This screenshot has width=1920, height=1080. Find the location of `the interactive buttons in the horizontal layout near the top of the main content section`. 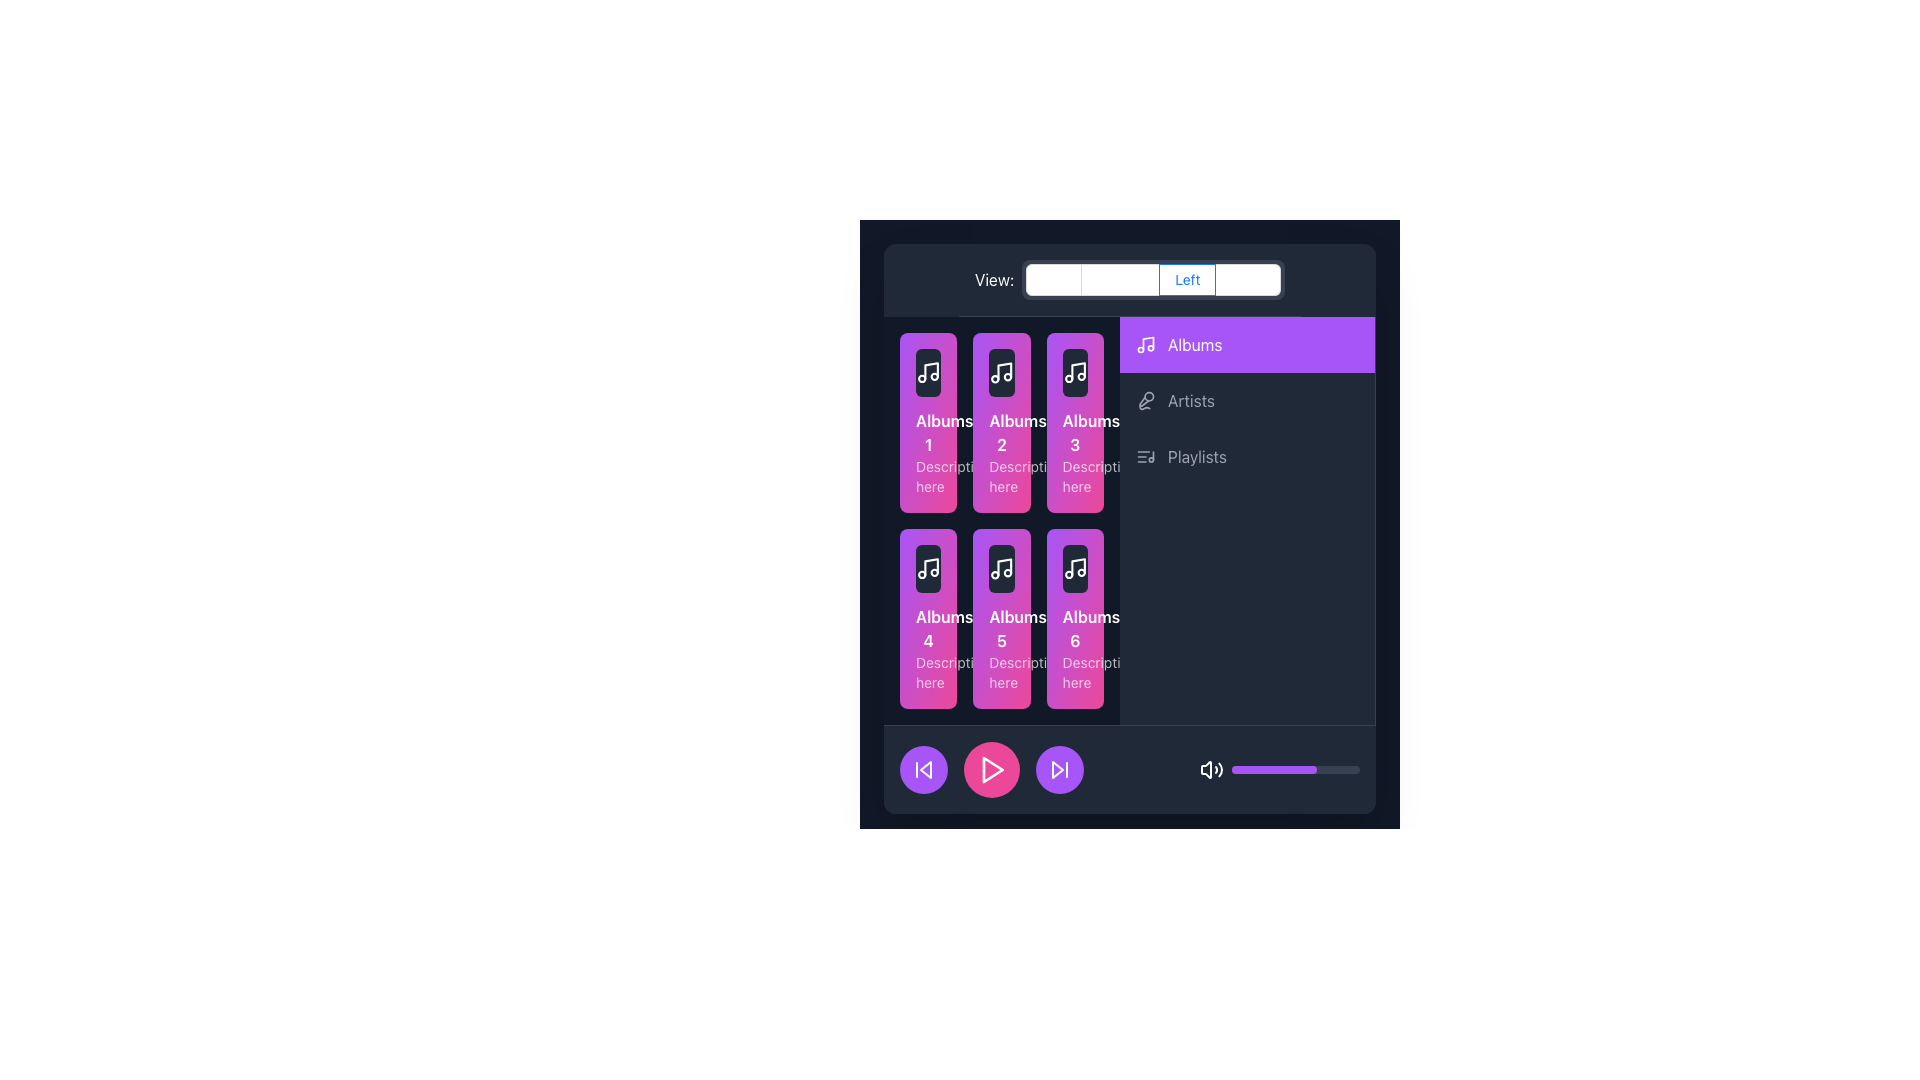

the interactive buttons in the horizontal layout near the top of the main content section is located at coordinates (1129, 280).